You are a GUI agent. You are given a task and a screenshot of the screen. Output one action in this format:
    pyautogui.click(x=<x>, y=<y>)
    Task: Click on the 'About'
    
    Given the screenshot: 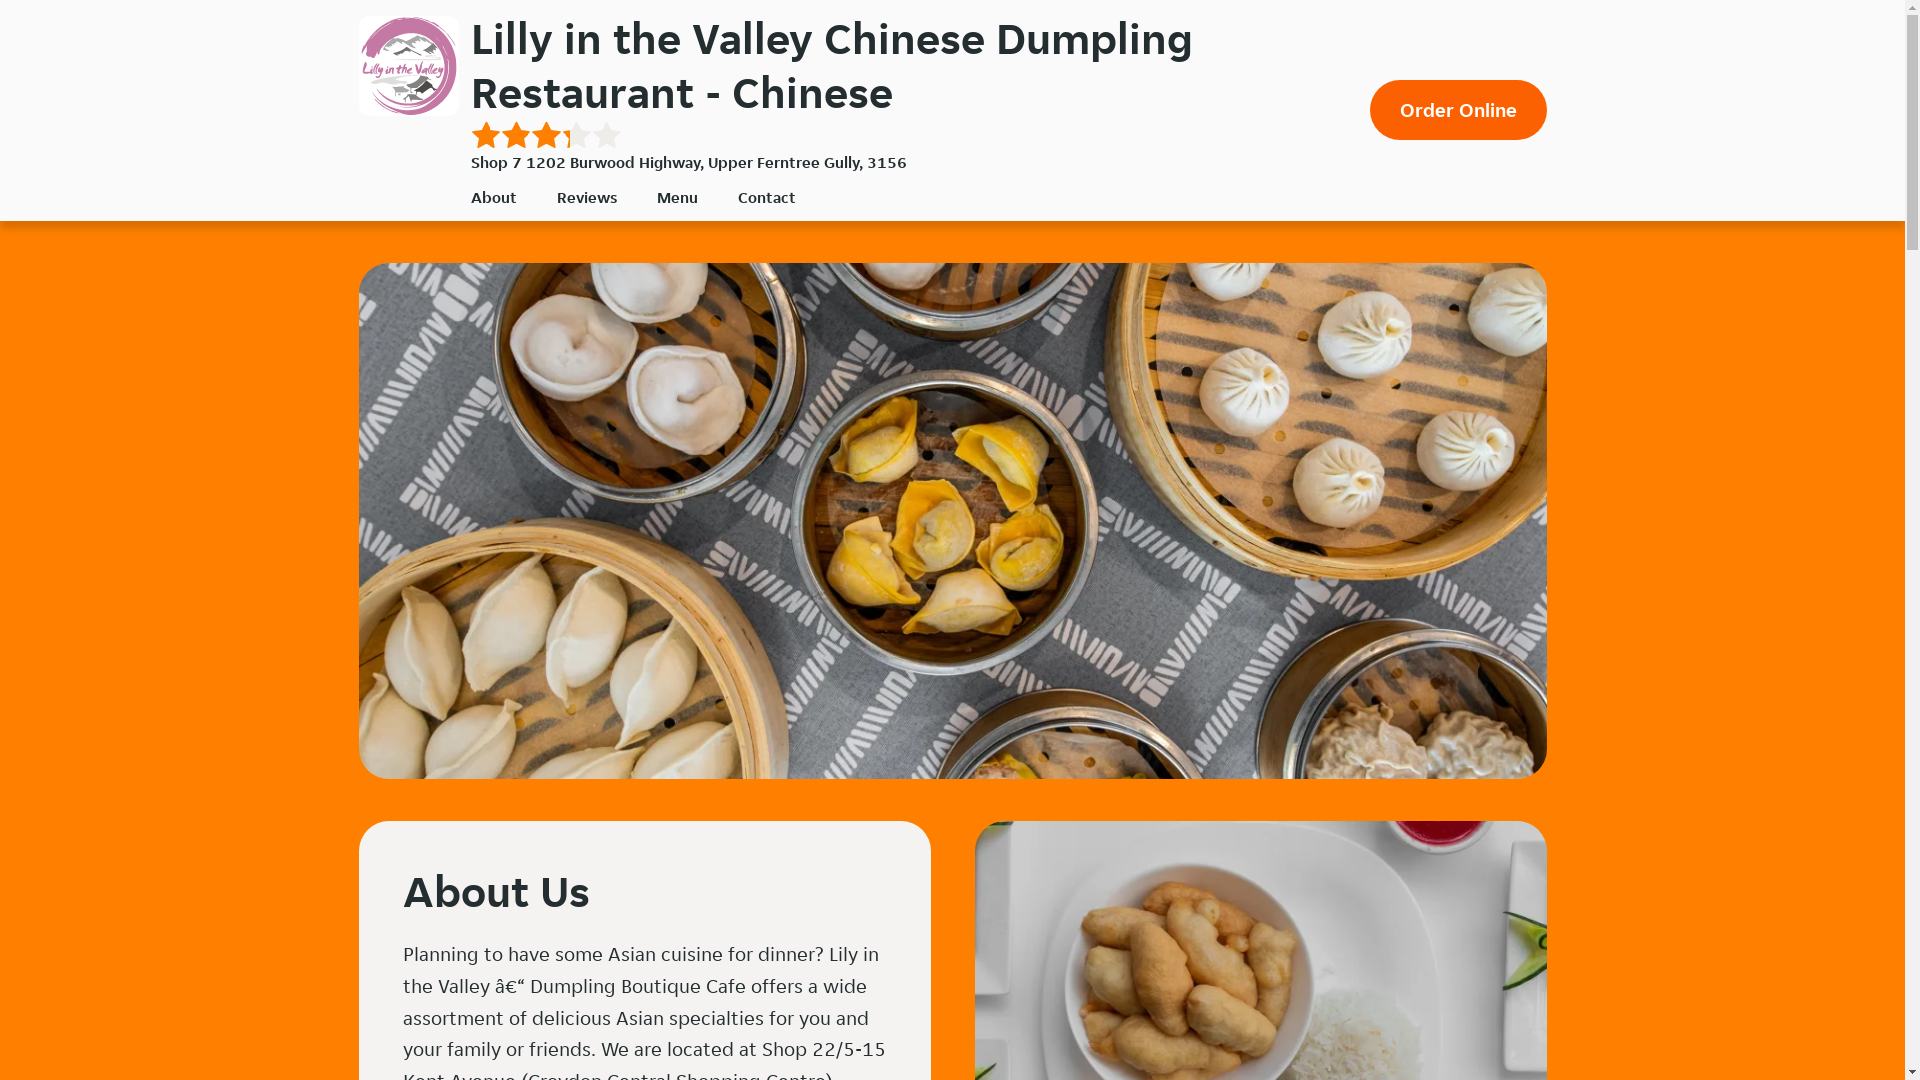 What is the action you would take?
    pyautogui.click(x=493, y=197)
    